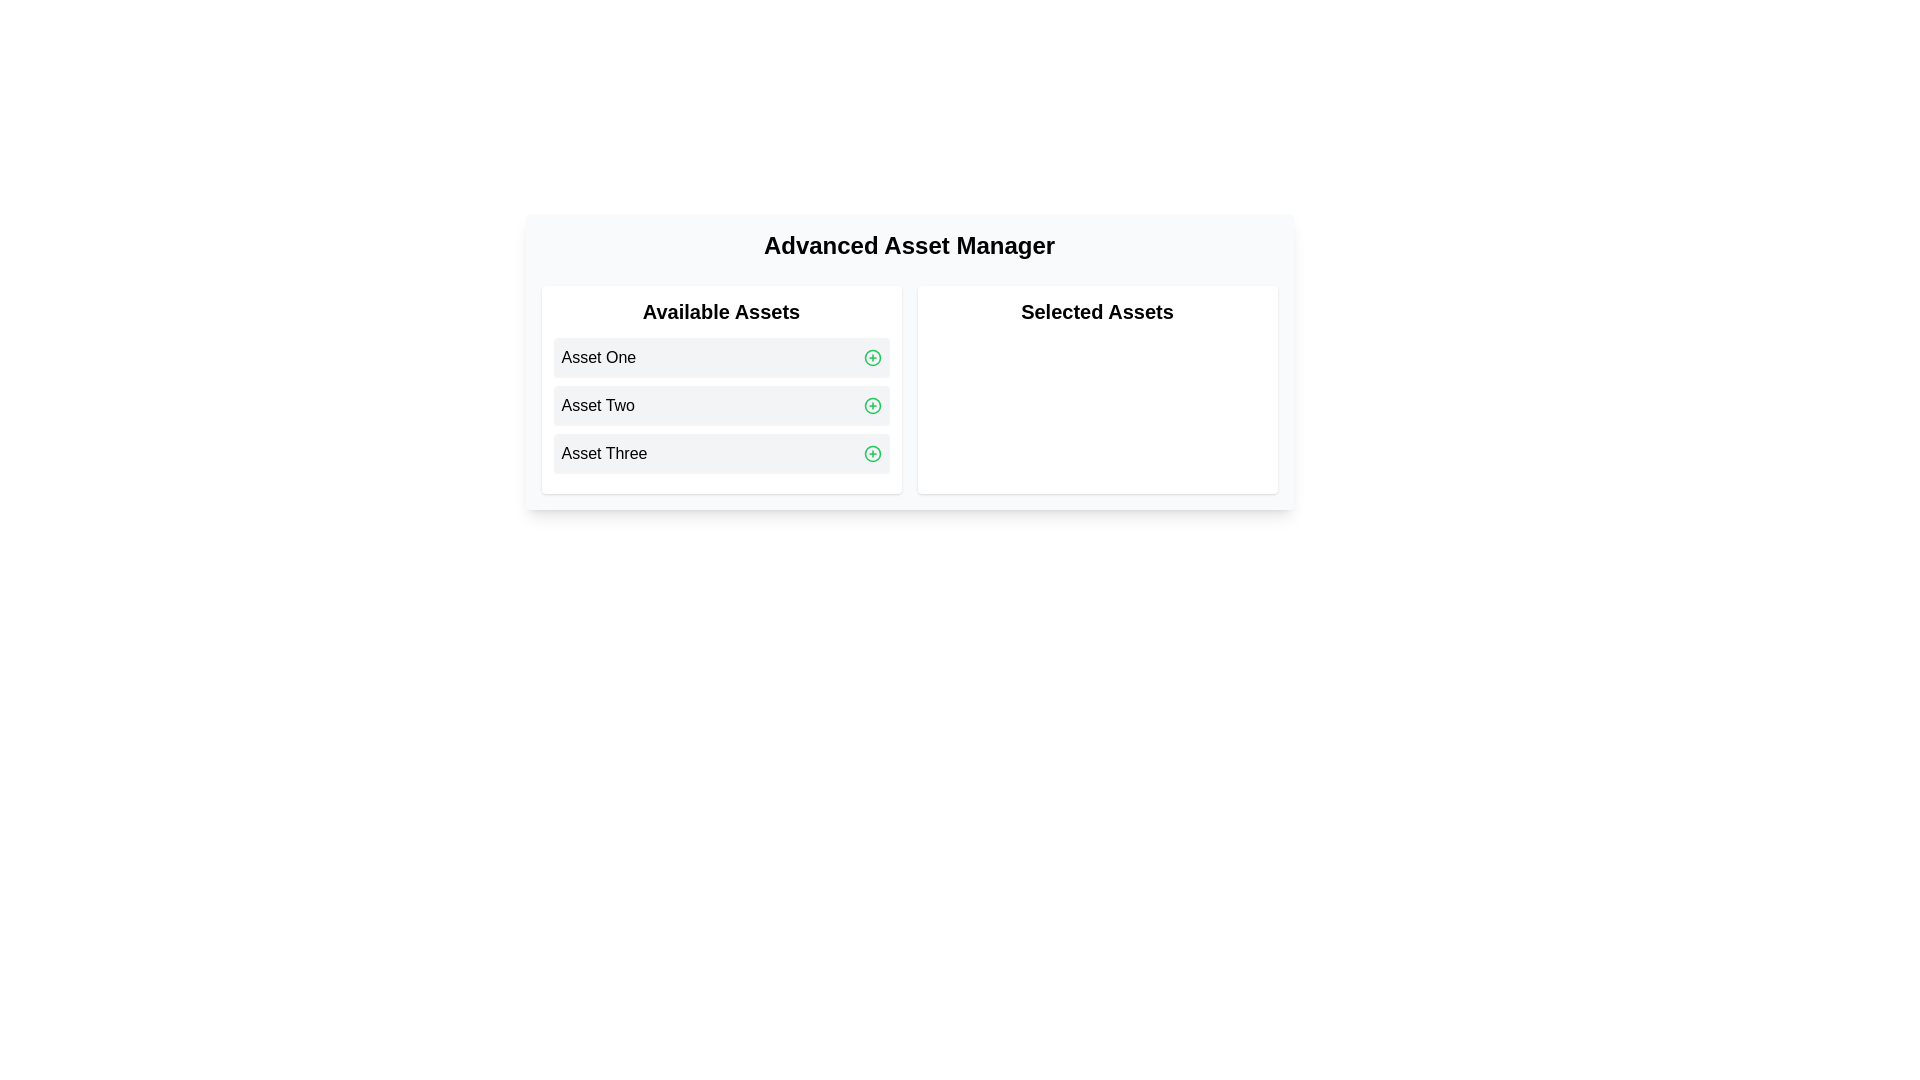  I want to click on the circular green button with a plus sign located to the right of the 'Asset One' label in the 'Available Assets' section, so click(872, 357).